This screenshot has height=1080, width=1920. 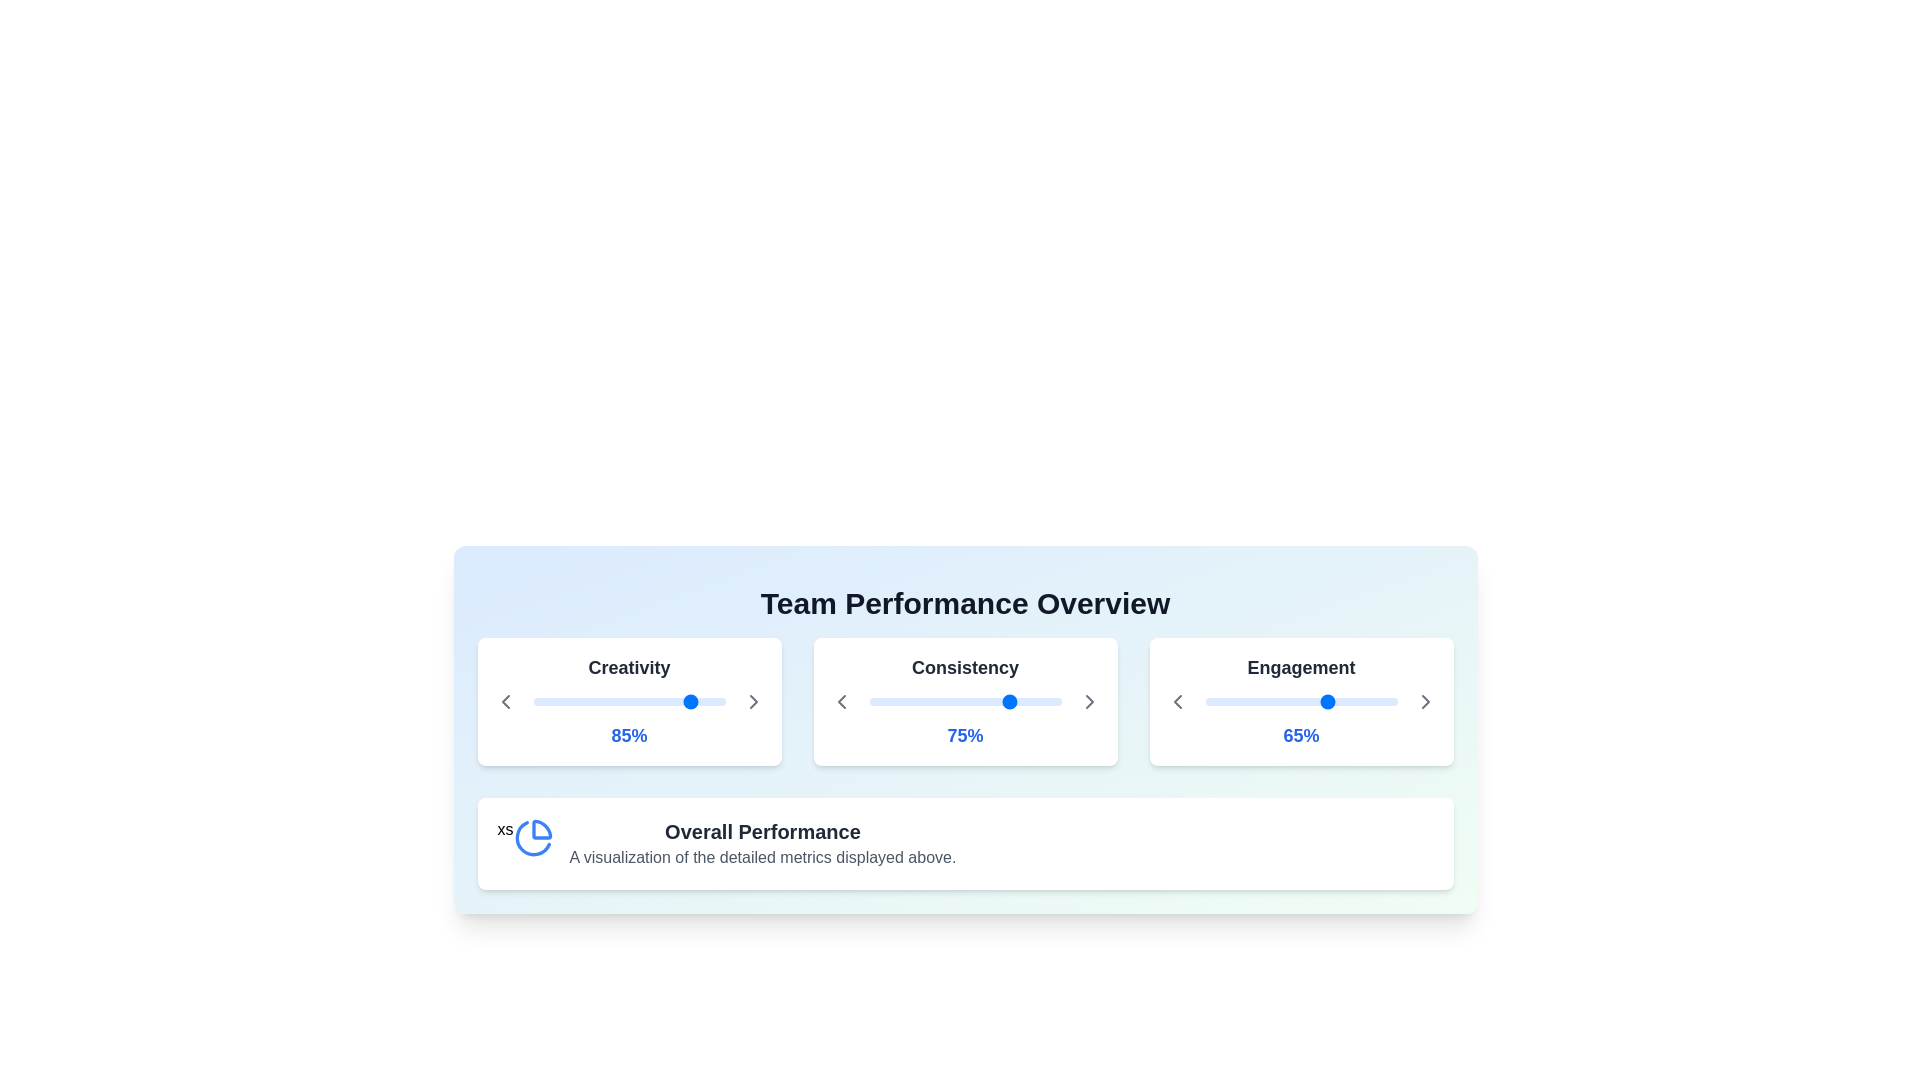 What do you see at coordinates (620, 701) in the screenshot?
I see `Creativity level` at bounding box center [620, 701].